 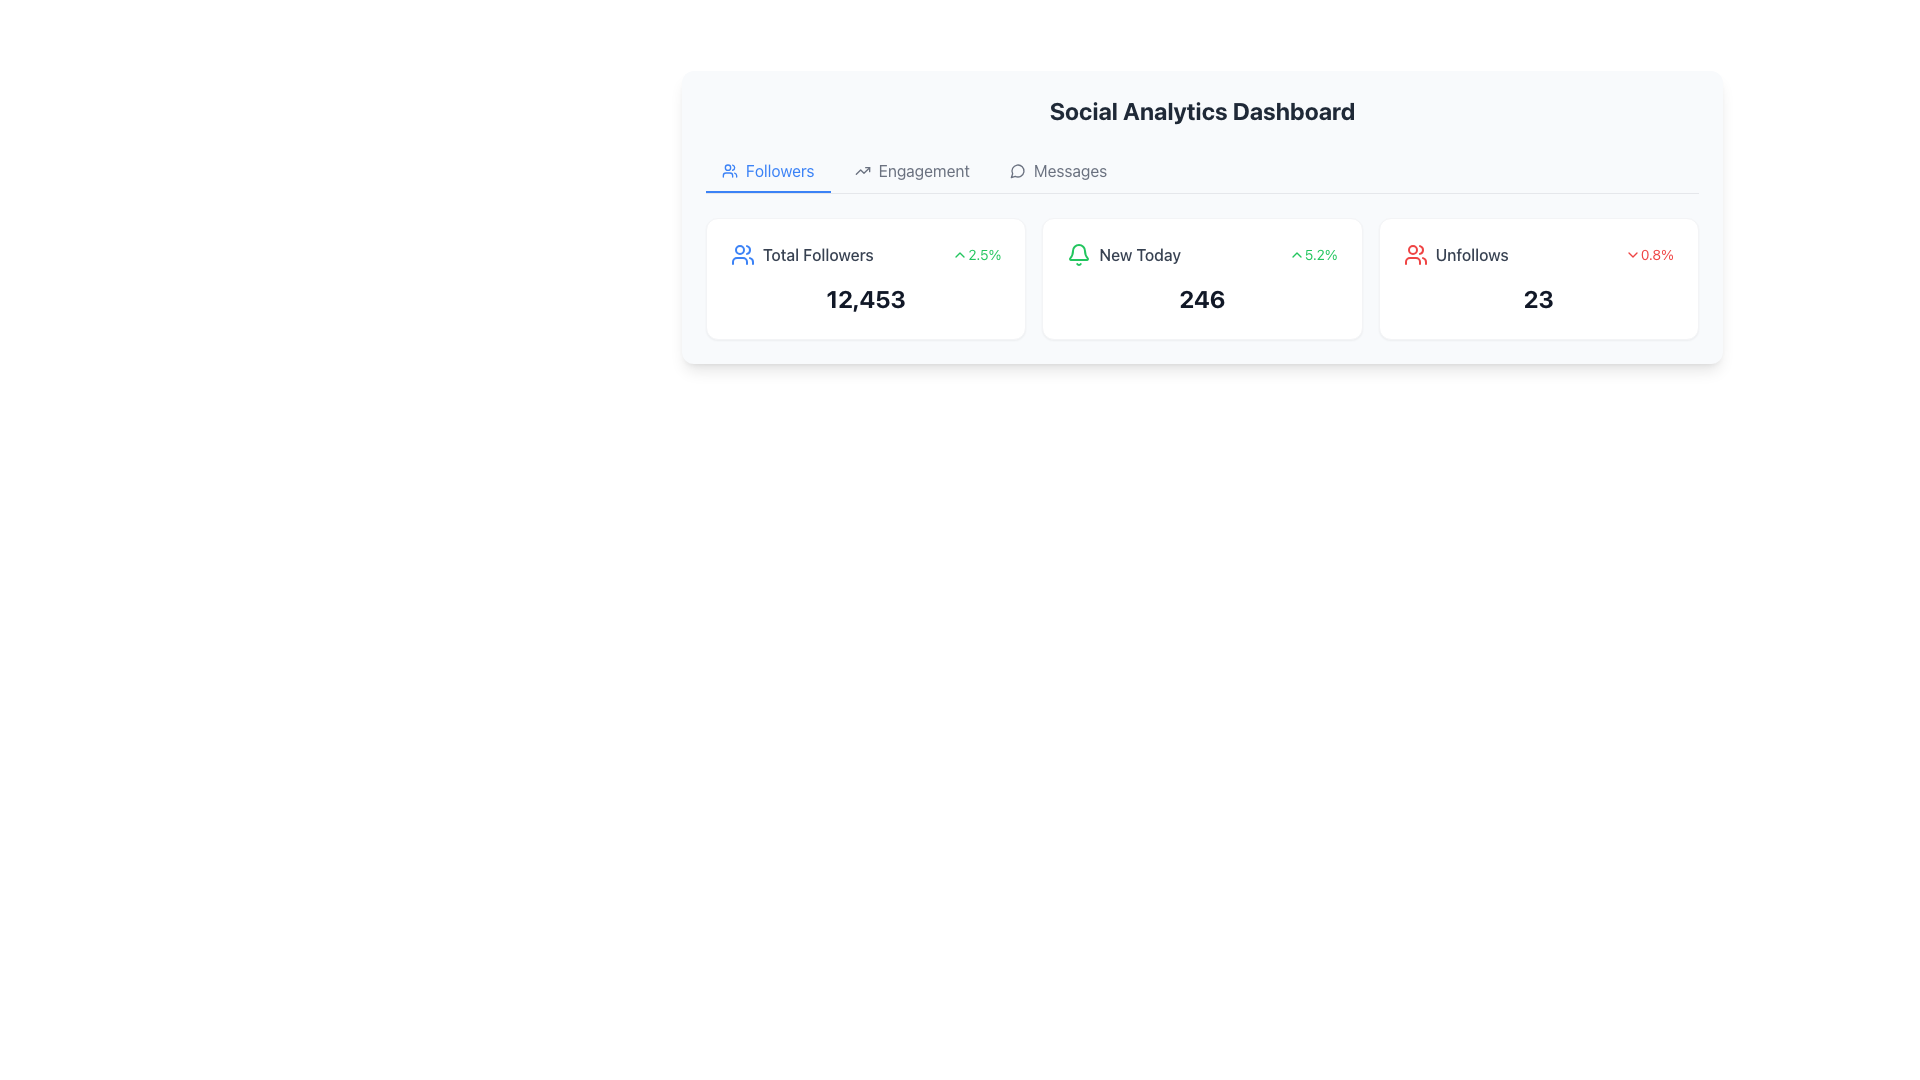 I want to click on the informational label indicating new statistics, located in the middle panel of the social analytics card interface, near the bell icon and above the numeric value '246', so click(x=1124, y=253).